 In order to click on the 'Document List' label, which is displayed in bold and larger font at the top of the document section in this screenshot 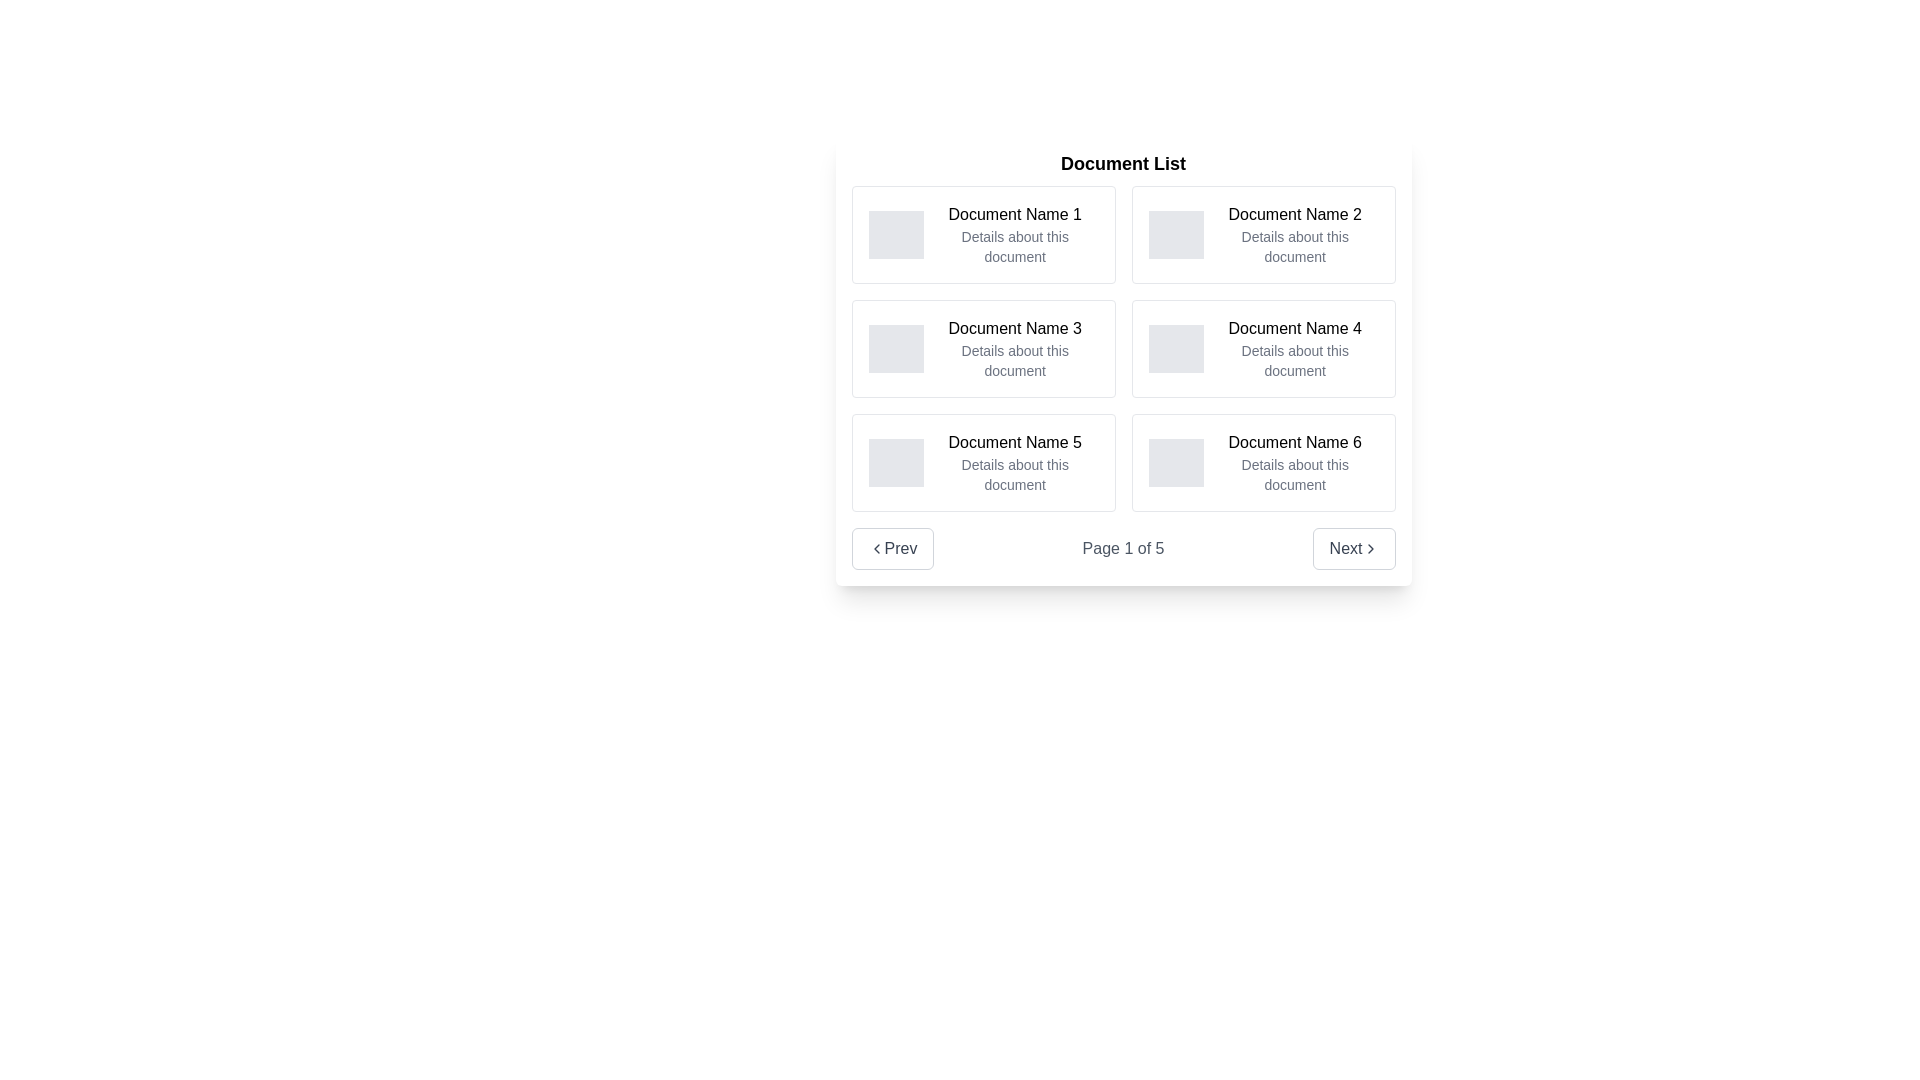, I will do `click(1123, 163)`.